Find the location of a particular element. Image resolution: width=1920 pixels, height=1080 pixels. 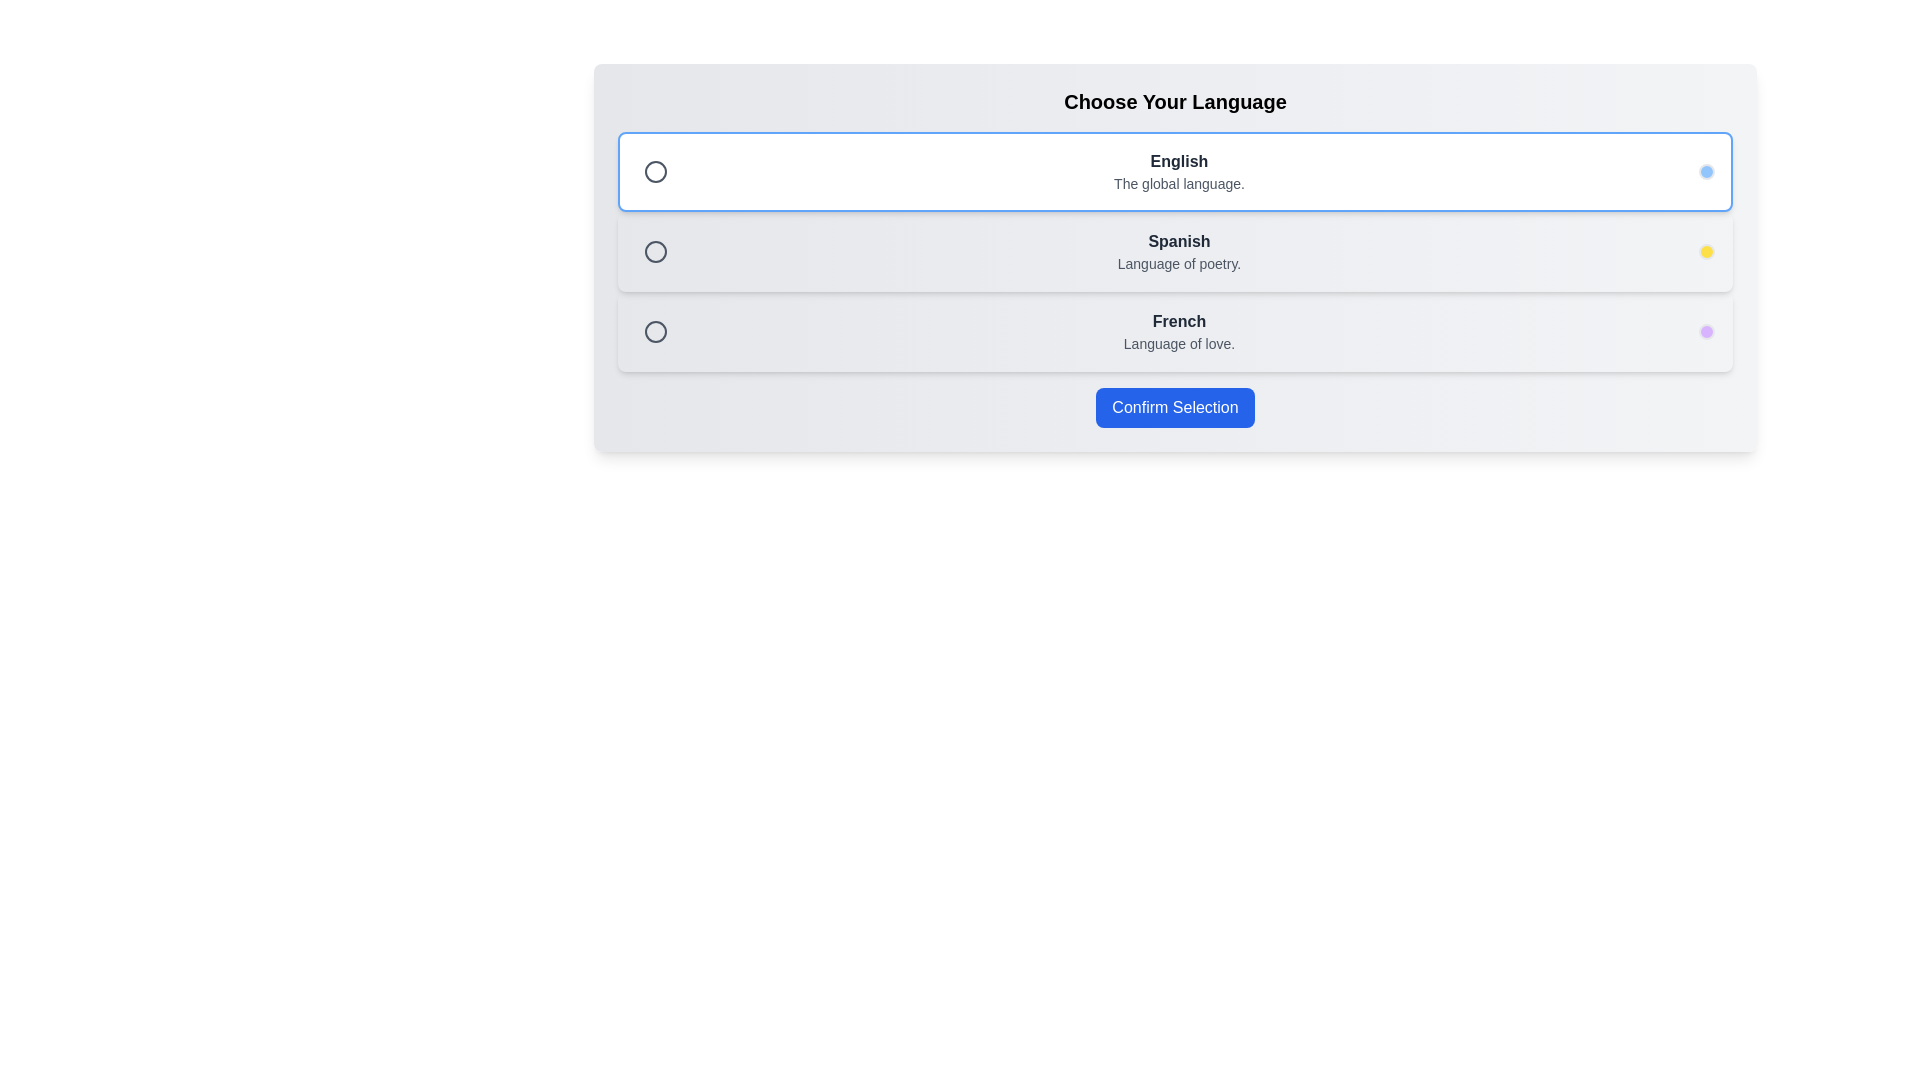

the small, circular, yellow-filled graphic indicator located at the right end of the row labeled 'Spanish' with the description 'Language of poetry.' is located at coordinates (1706, 250).